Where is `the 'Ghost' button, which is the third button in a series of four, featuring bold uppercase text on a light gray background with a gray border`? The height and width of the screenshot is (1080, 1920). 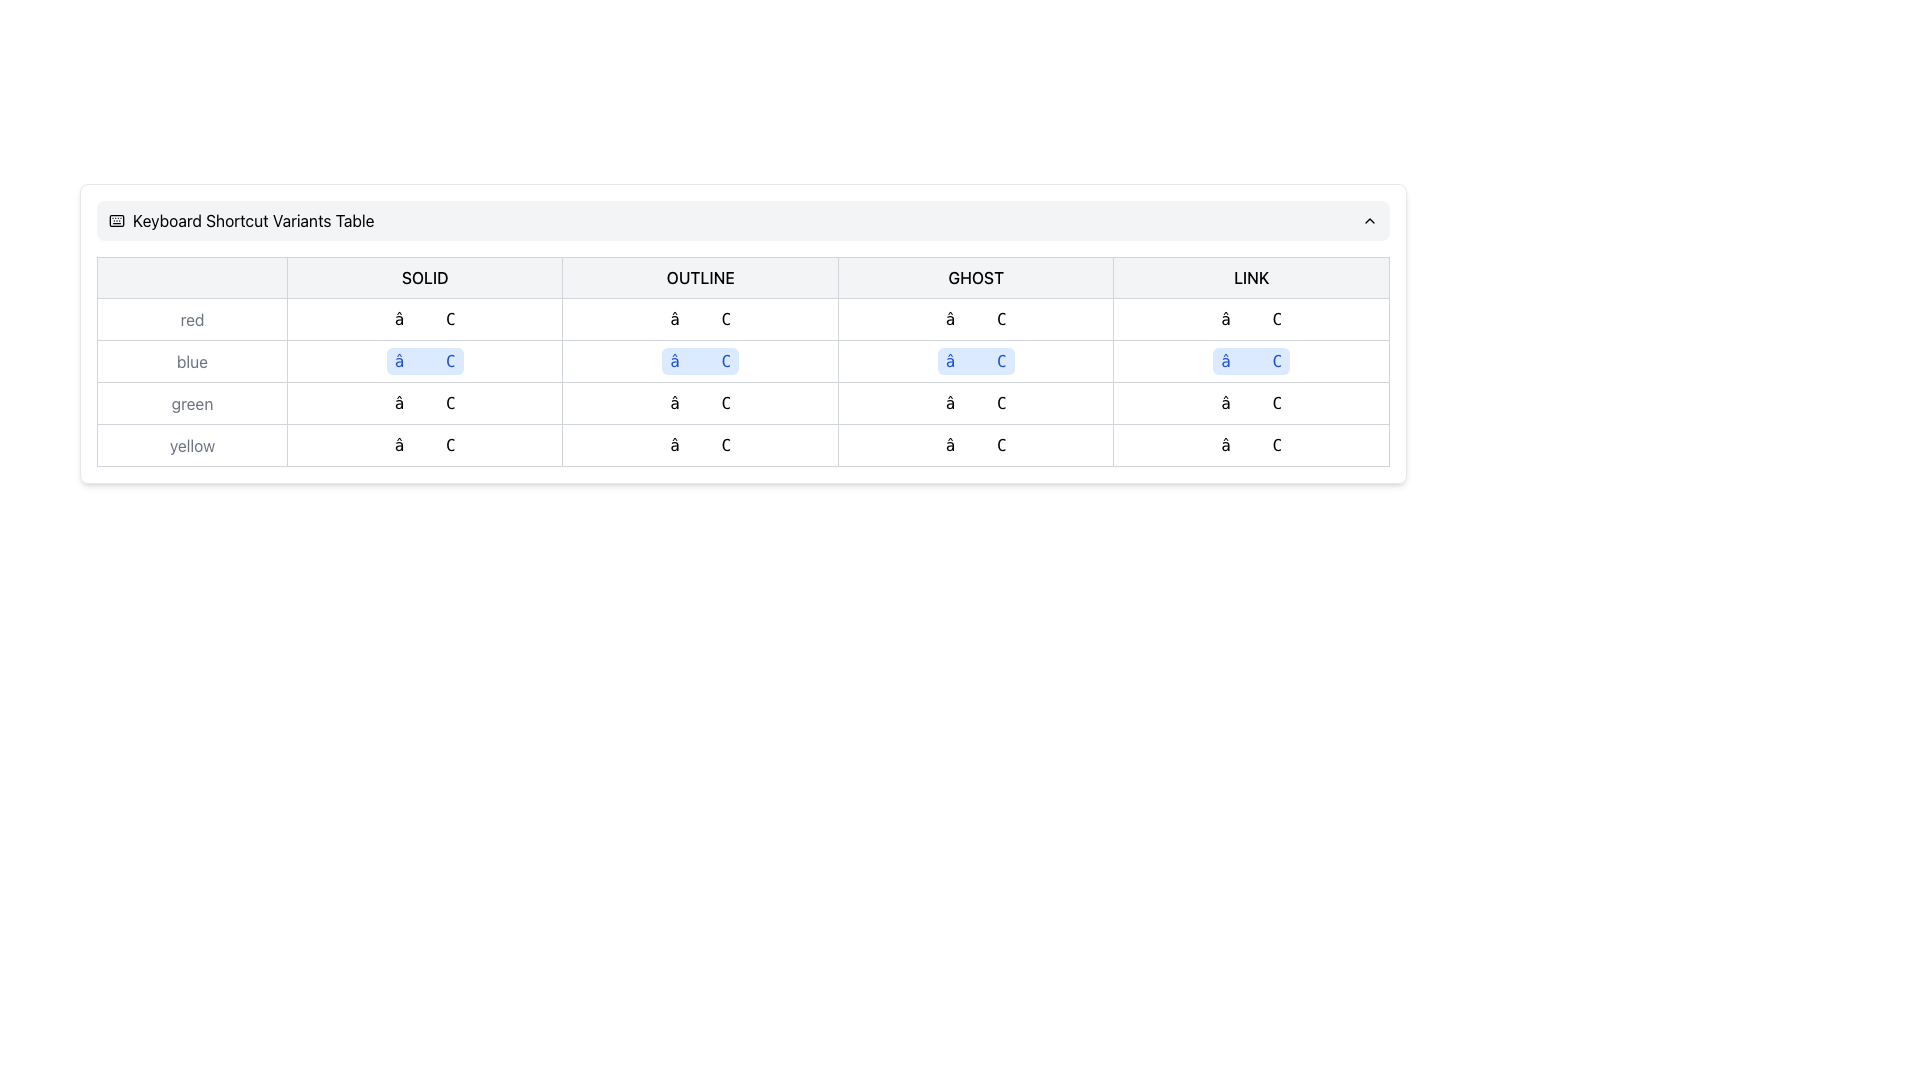
the 'Ghost' button, which is the third button in a series of four, featuring bold uppercase text on a light gray background with a gray border is located at coordinates (976, 277).